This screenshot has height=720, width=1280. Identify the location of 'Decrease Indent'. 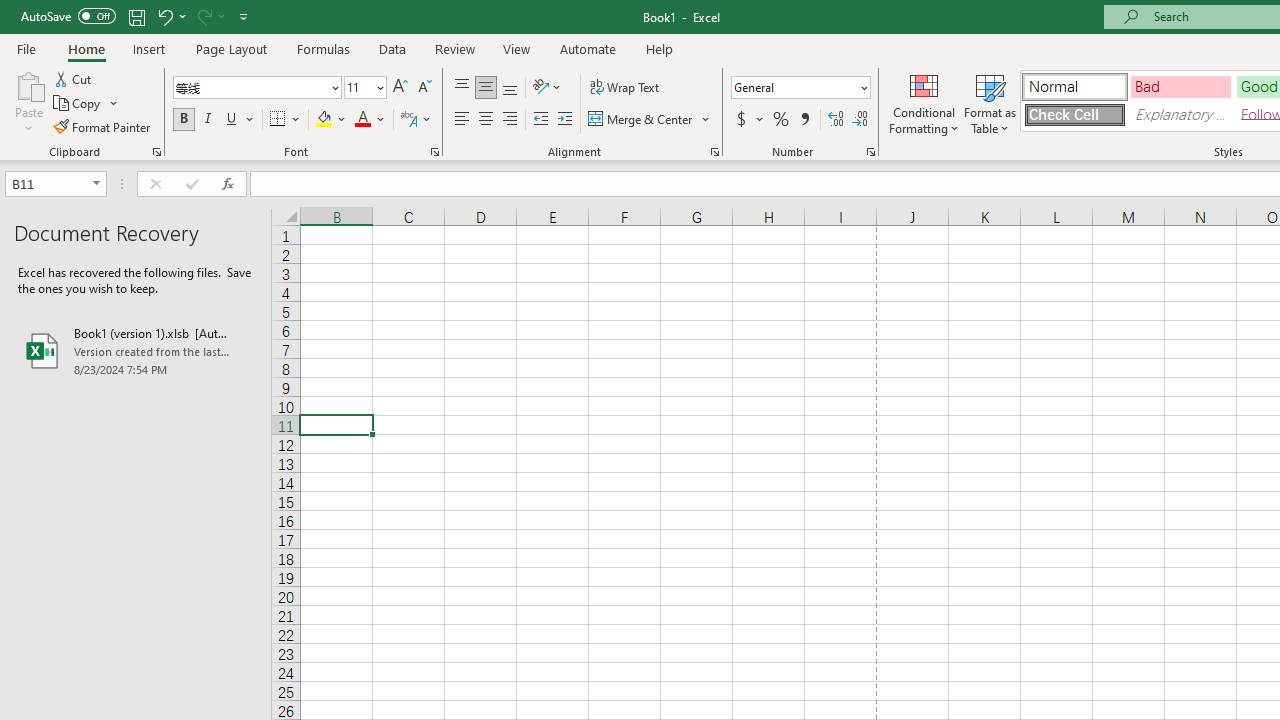
(540, 119).